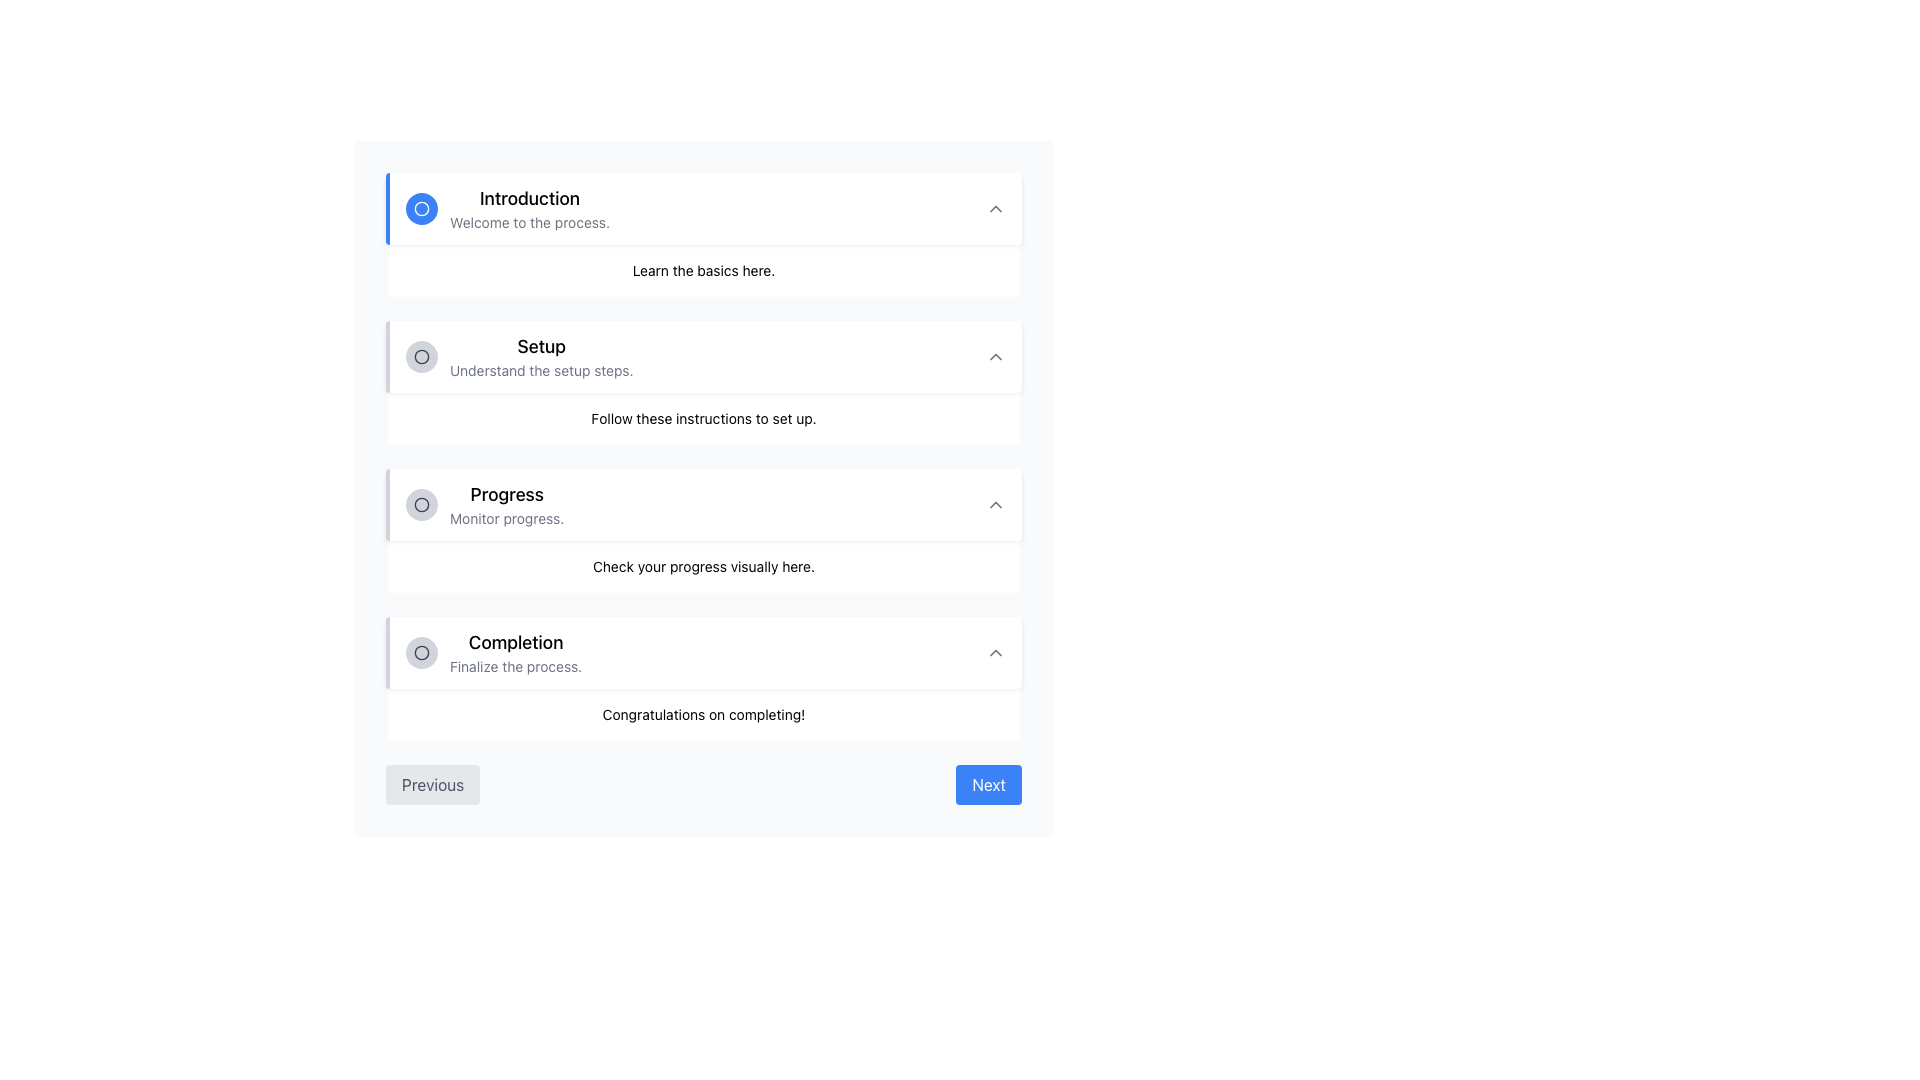  I want to click on the 'Setup' text section which includes a bold title and description, positioned between 'Introduction' and 'Progress' in the vertical list, so click(519, 356).